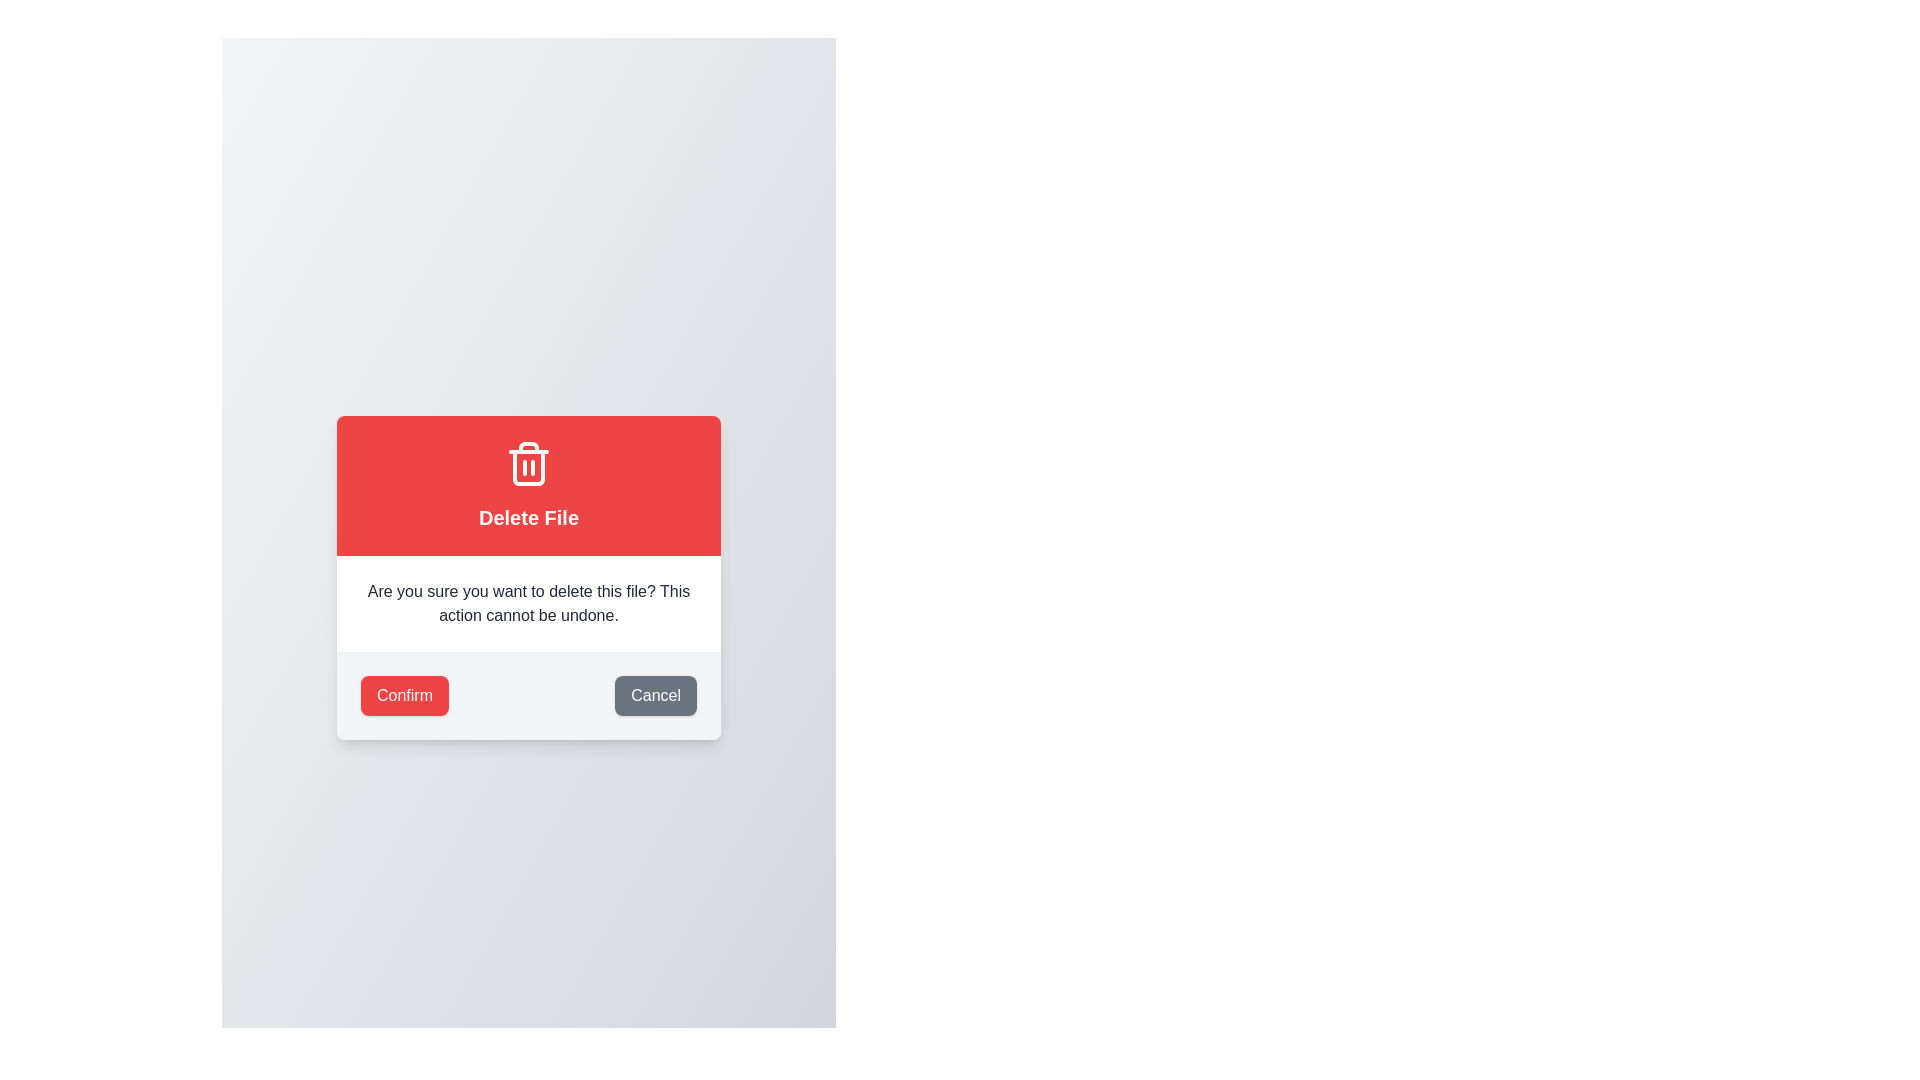 The height and width of the screenshot is (1080, 1920). I want to click on the leftmost red confirmation button at the bottom of the dialog to approve the operation described, so click(403, 694).